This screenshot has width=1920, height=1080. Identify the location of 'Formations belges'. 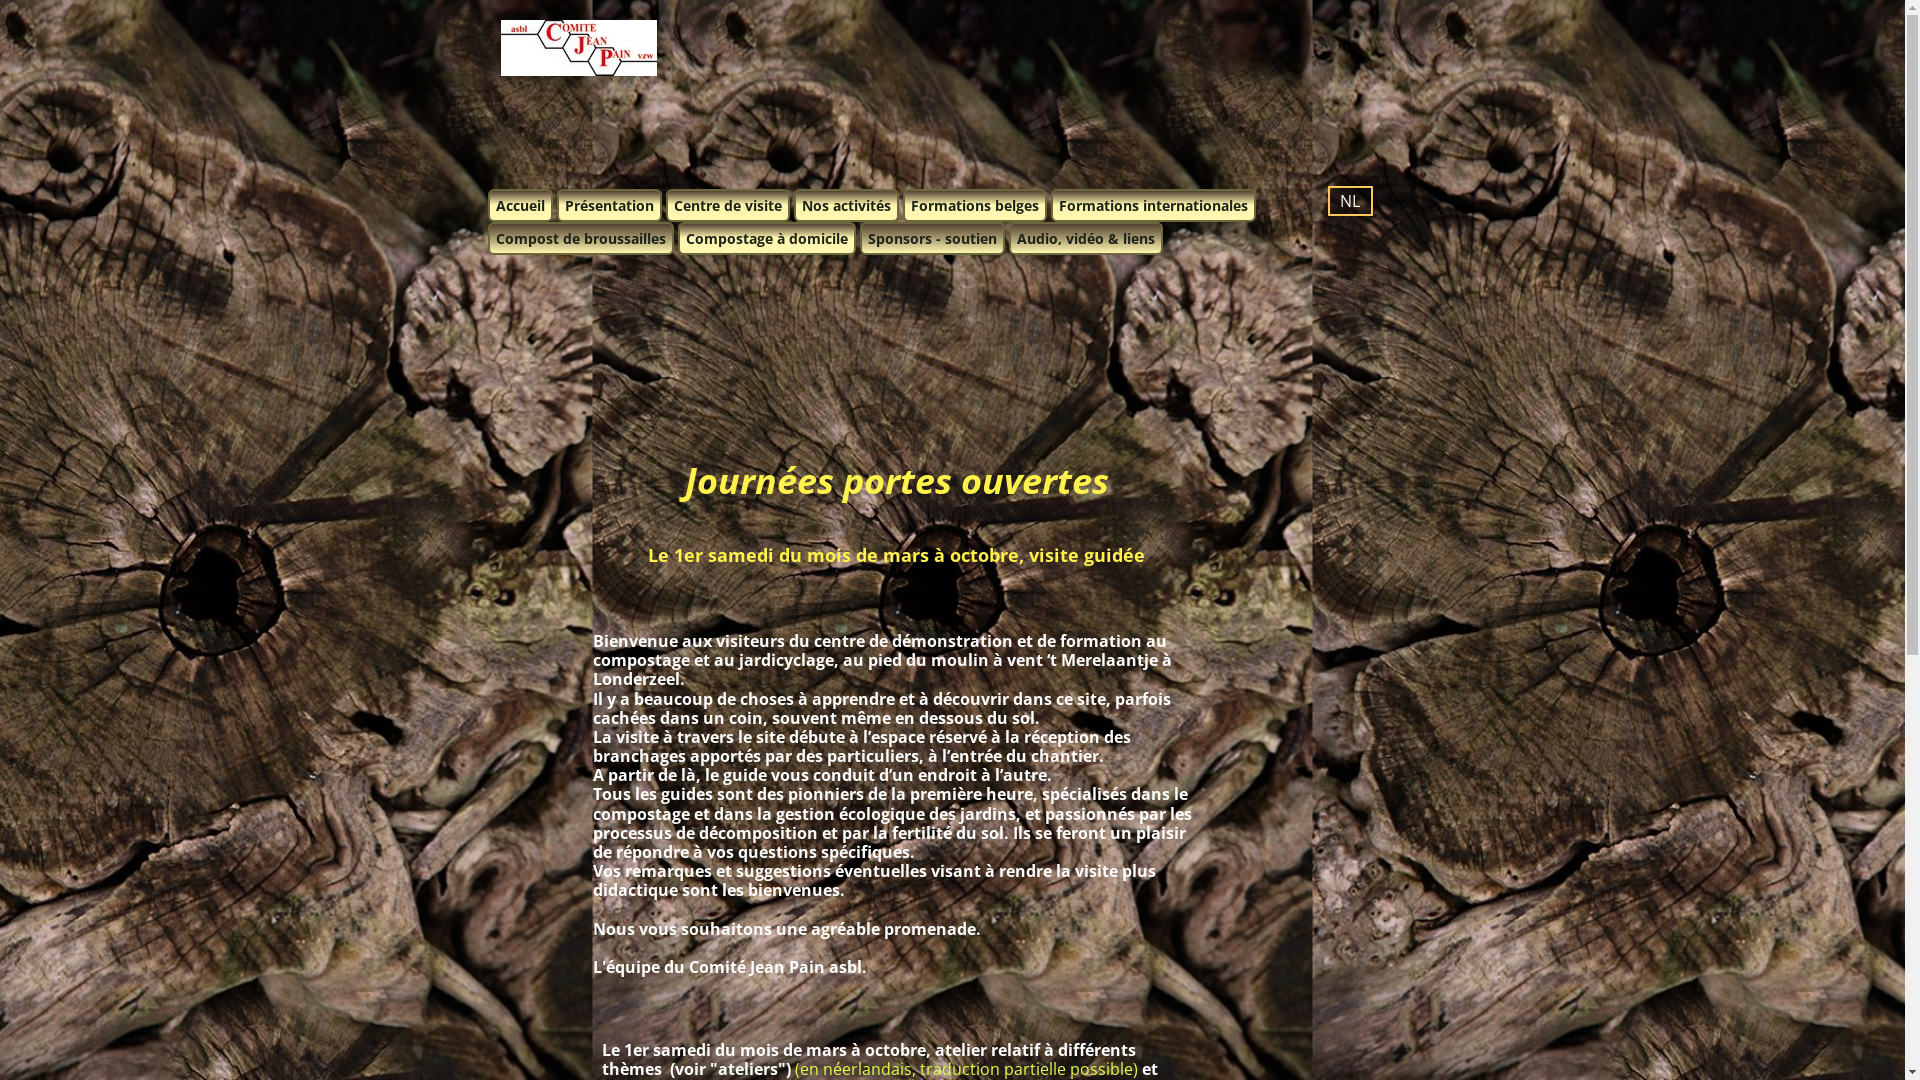
(974, 204).